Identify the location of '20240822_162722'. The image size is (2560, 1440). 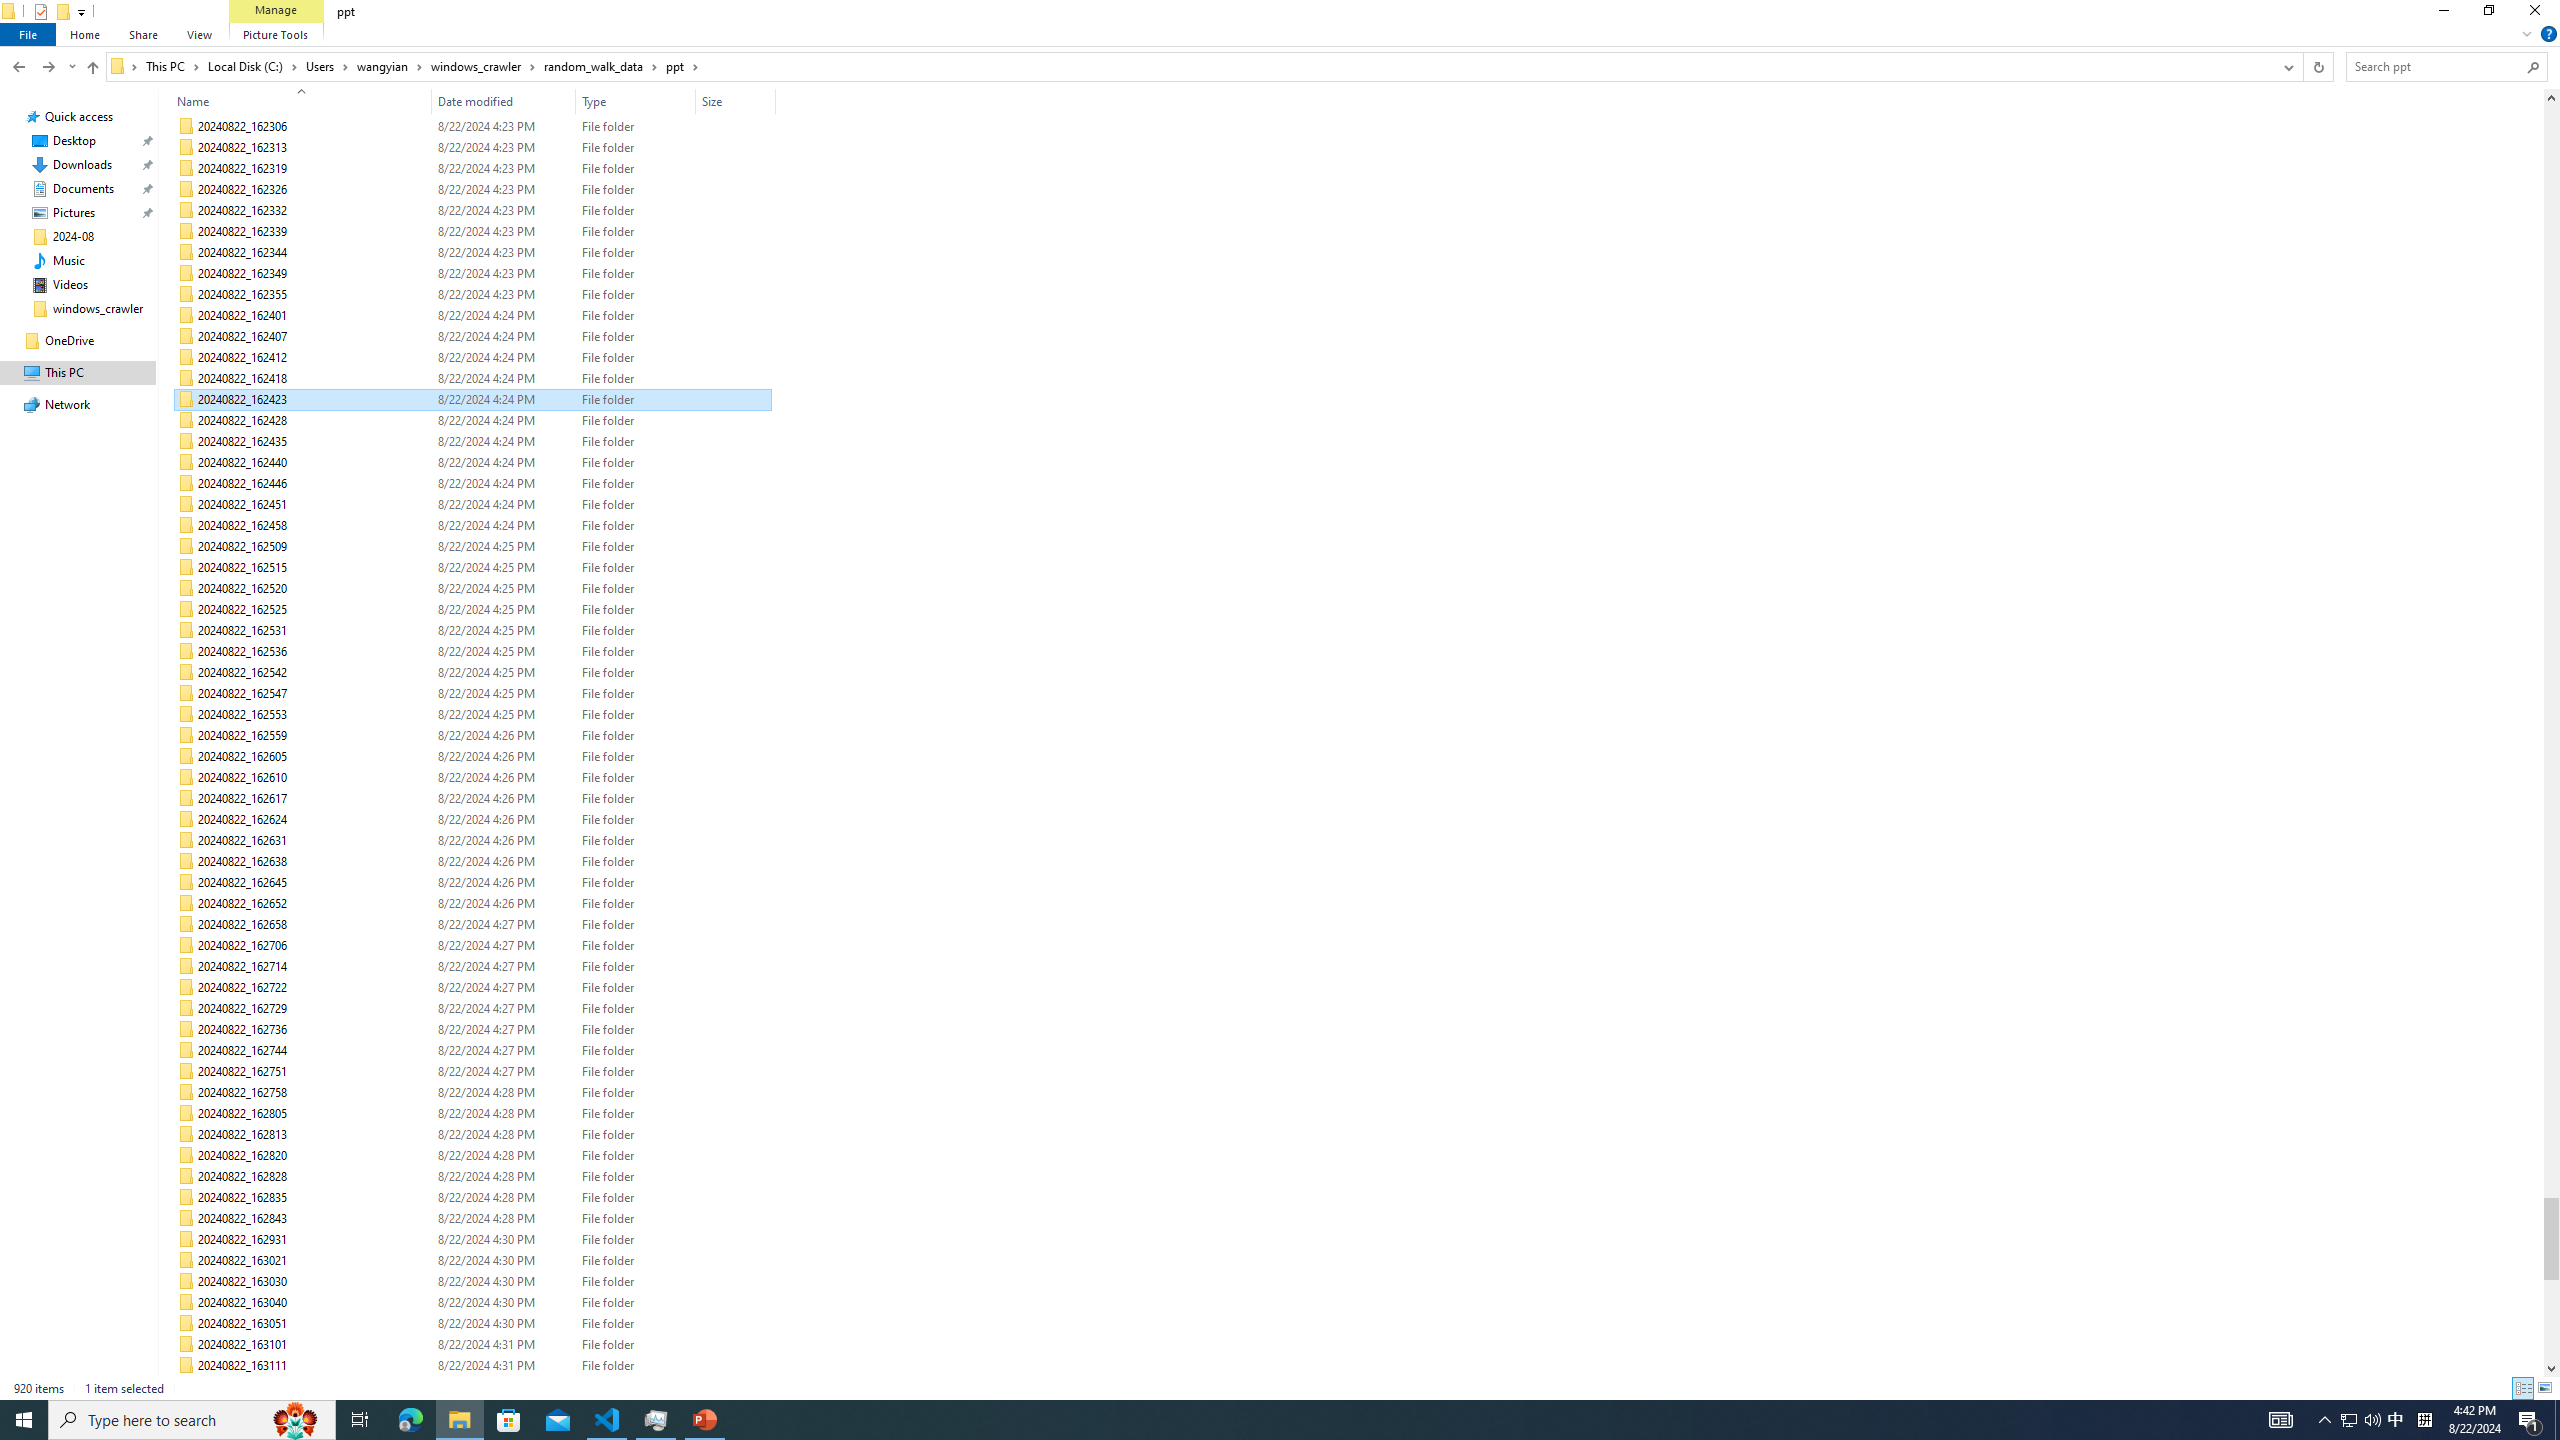
(472, 987).